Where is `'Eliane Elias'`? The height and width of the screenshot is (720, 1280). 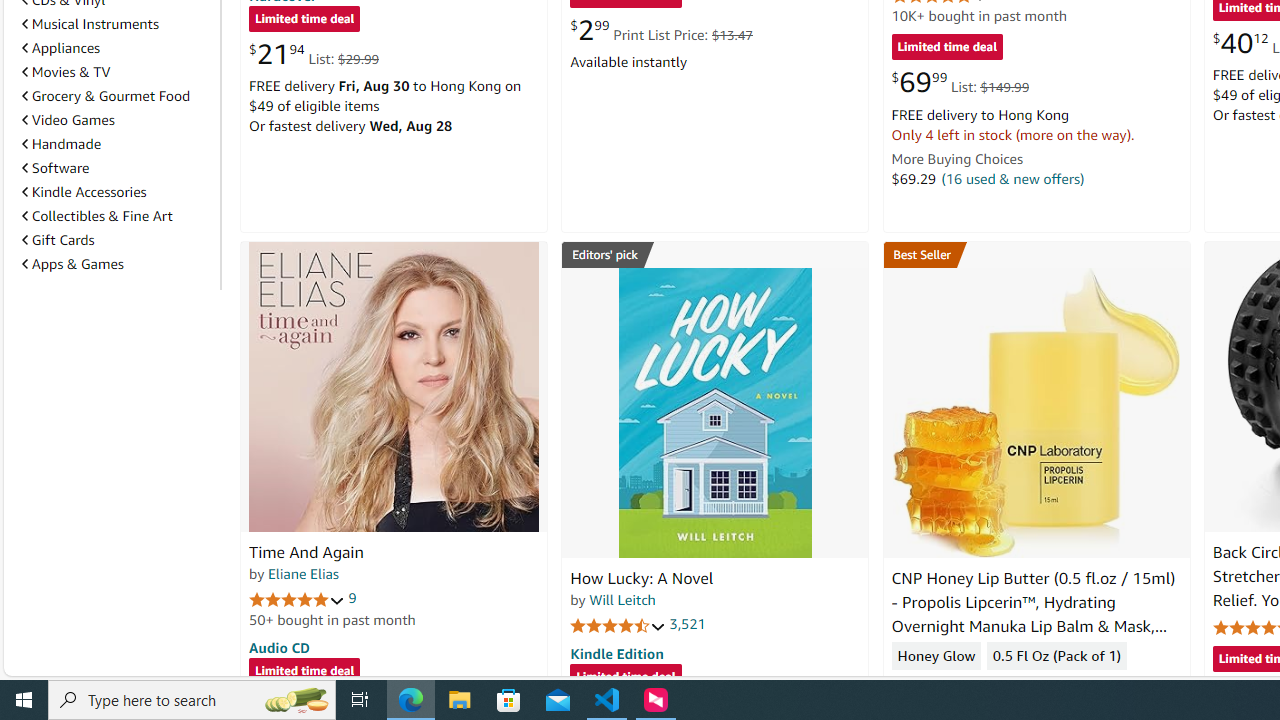
'Eliane Elias' is located at coordinates (302, 573).